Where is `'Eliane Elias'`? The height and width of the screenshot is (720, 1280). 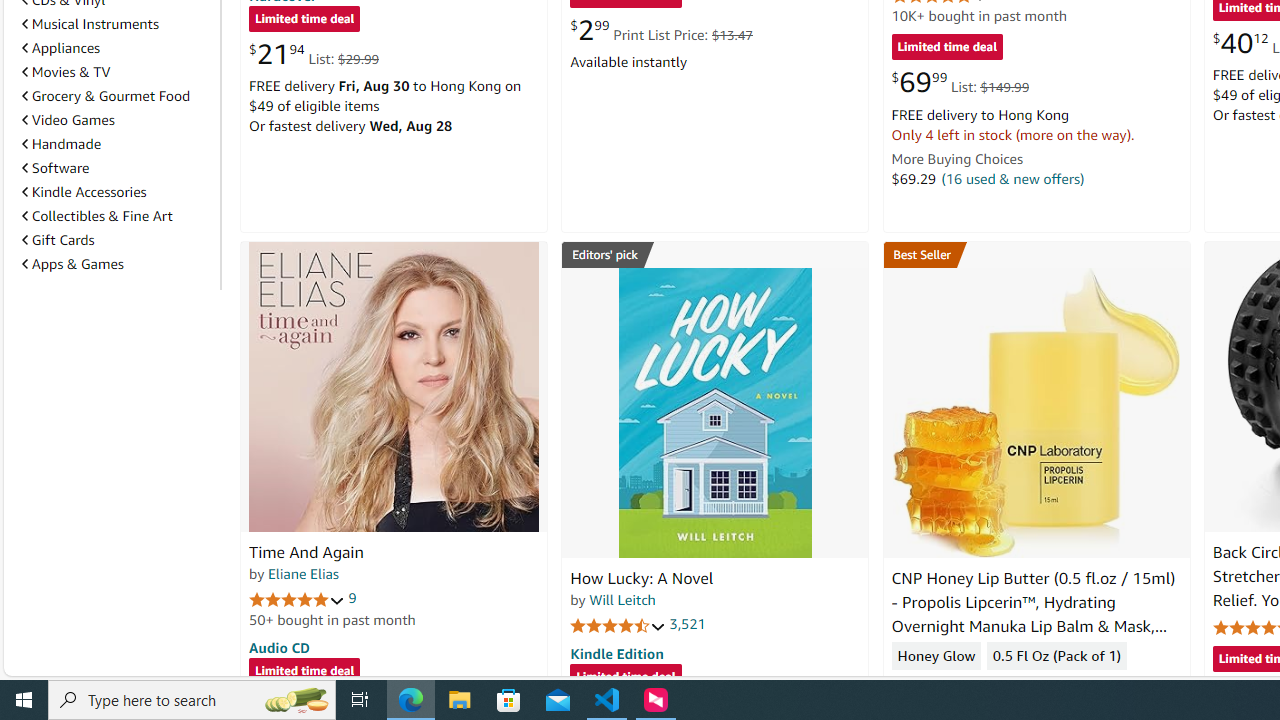
'Eliane Elias' is located at coordinates (302, 573).